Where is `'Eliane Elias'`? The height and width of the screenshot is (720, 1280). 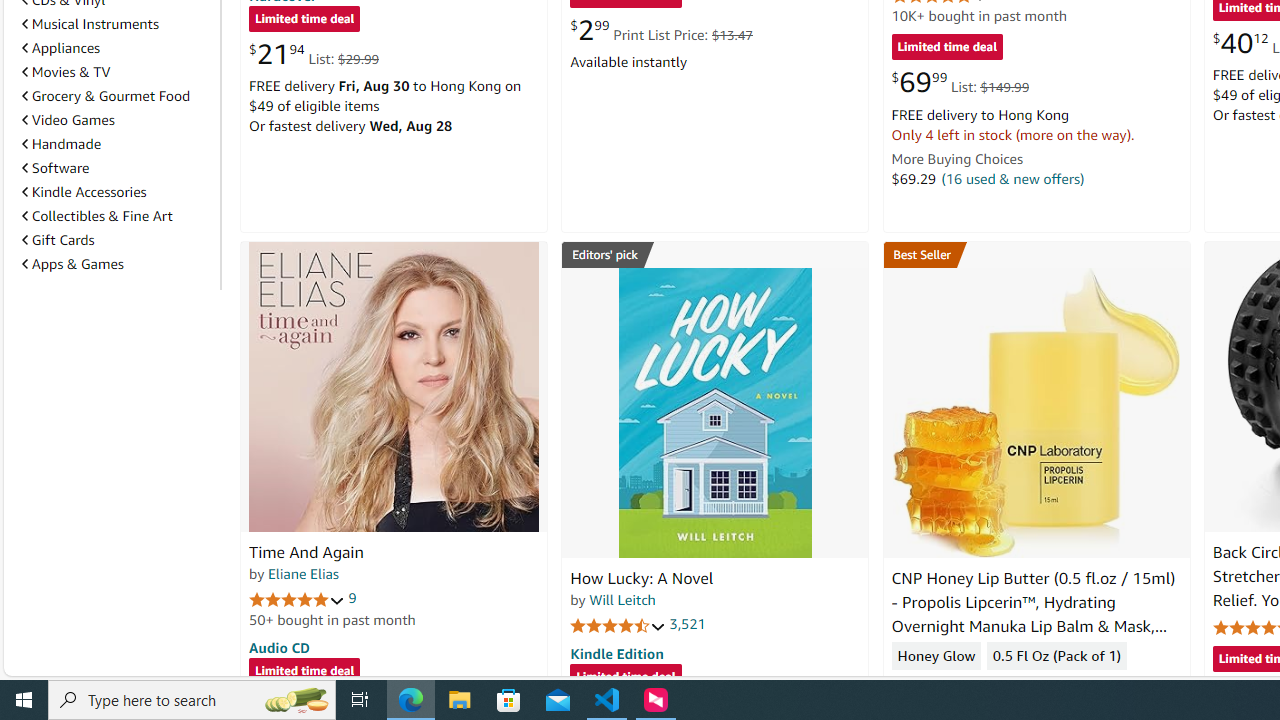
'Eliane Elias' is located at coordinates (302, 573).